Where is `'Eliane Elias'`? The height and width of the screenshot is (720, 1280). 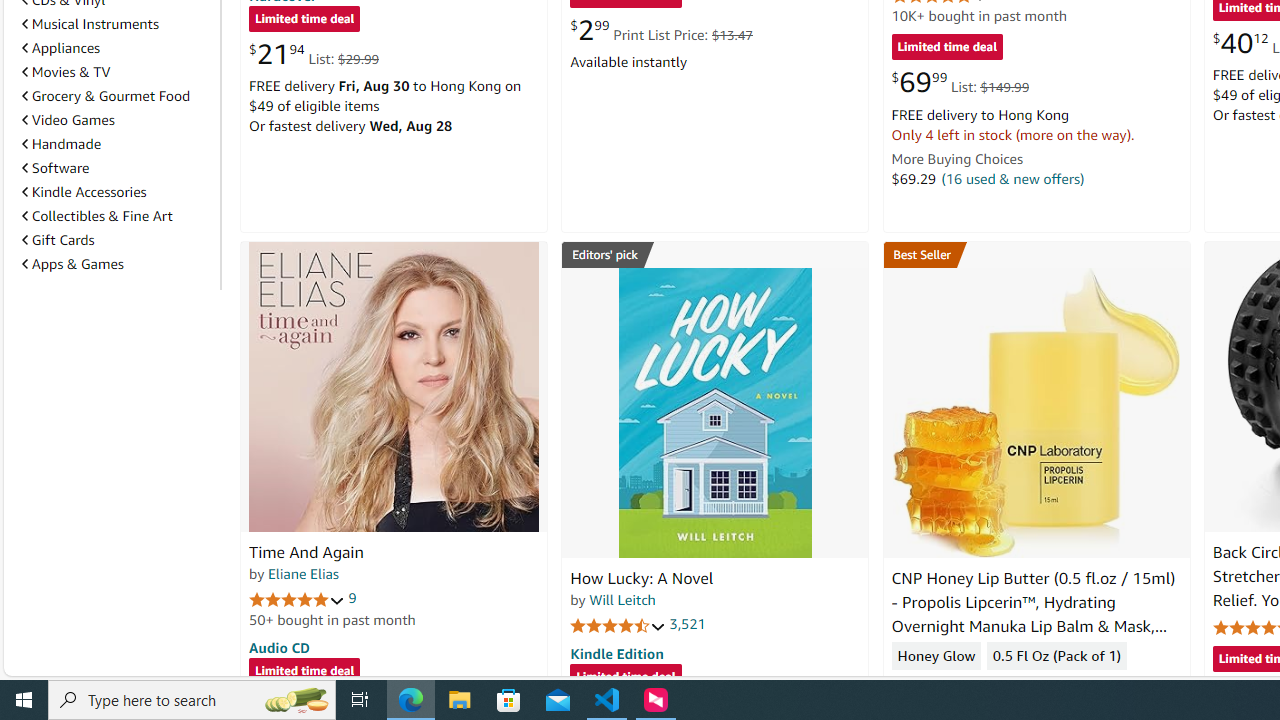
'Eliane Elias' is located at coordinates (302, 573).